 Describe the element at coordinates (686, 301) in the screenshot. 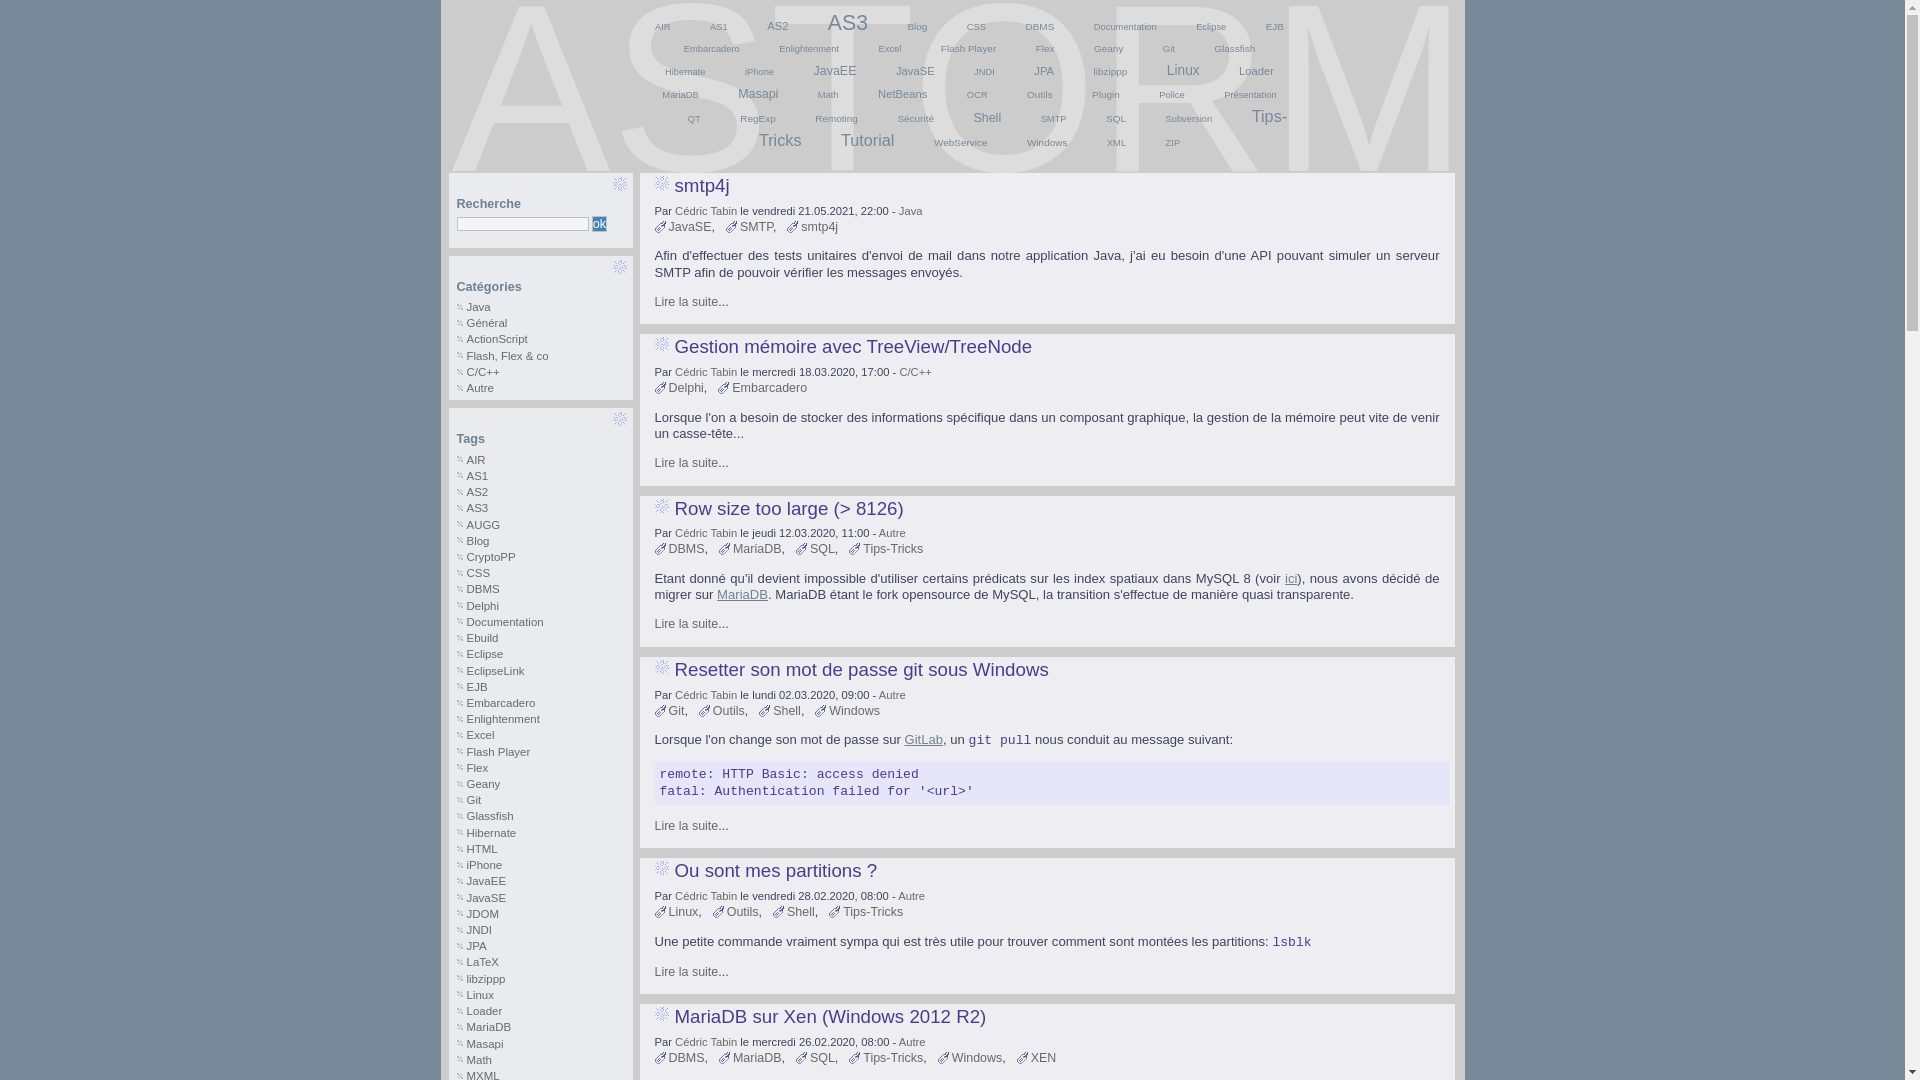

I see `'Lire la suite'` at that location.